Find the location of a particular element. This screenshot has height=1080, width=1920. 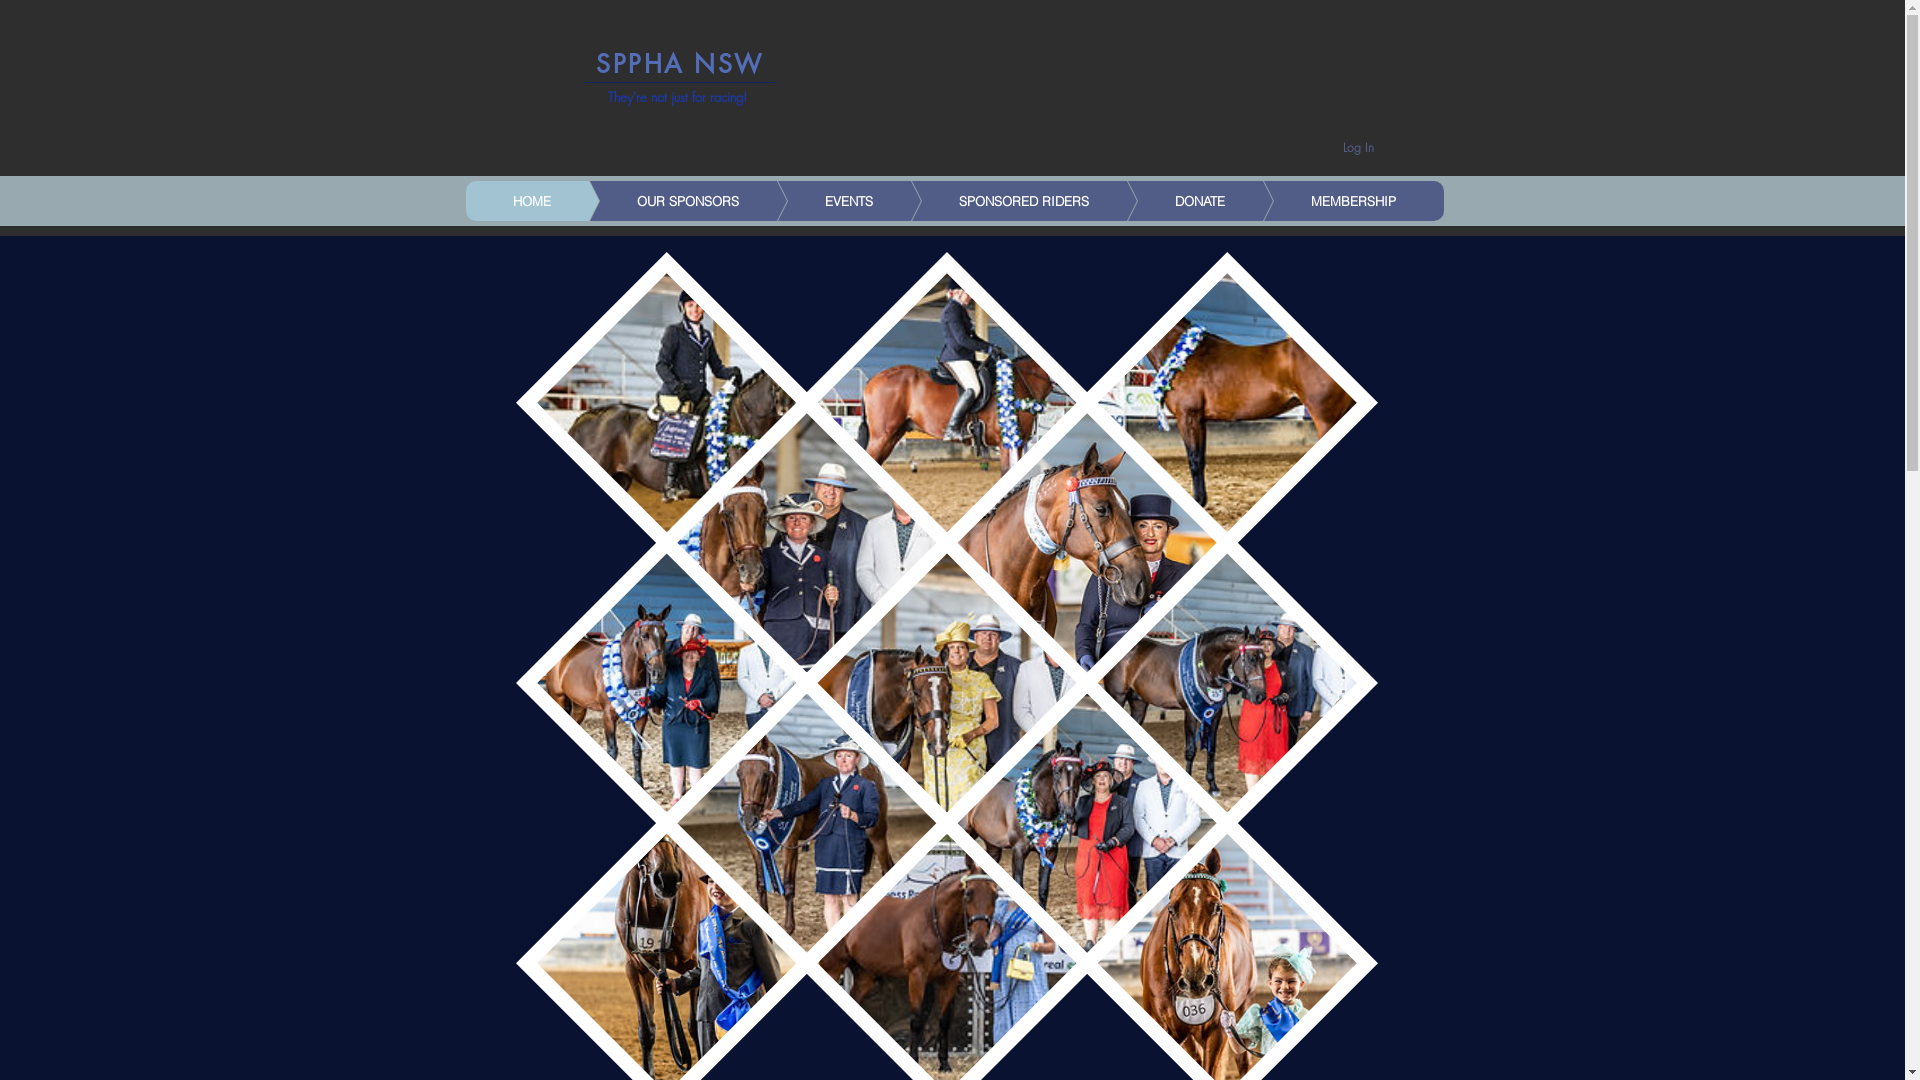

'SPPHA NSW' is located at coordinates (680, 63).